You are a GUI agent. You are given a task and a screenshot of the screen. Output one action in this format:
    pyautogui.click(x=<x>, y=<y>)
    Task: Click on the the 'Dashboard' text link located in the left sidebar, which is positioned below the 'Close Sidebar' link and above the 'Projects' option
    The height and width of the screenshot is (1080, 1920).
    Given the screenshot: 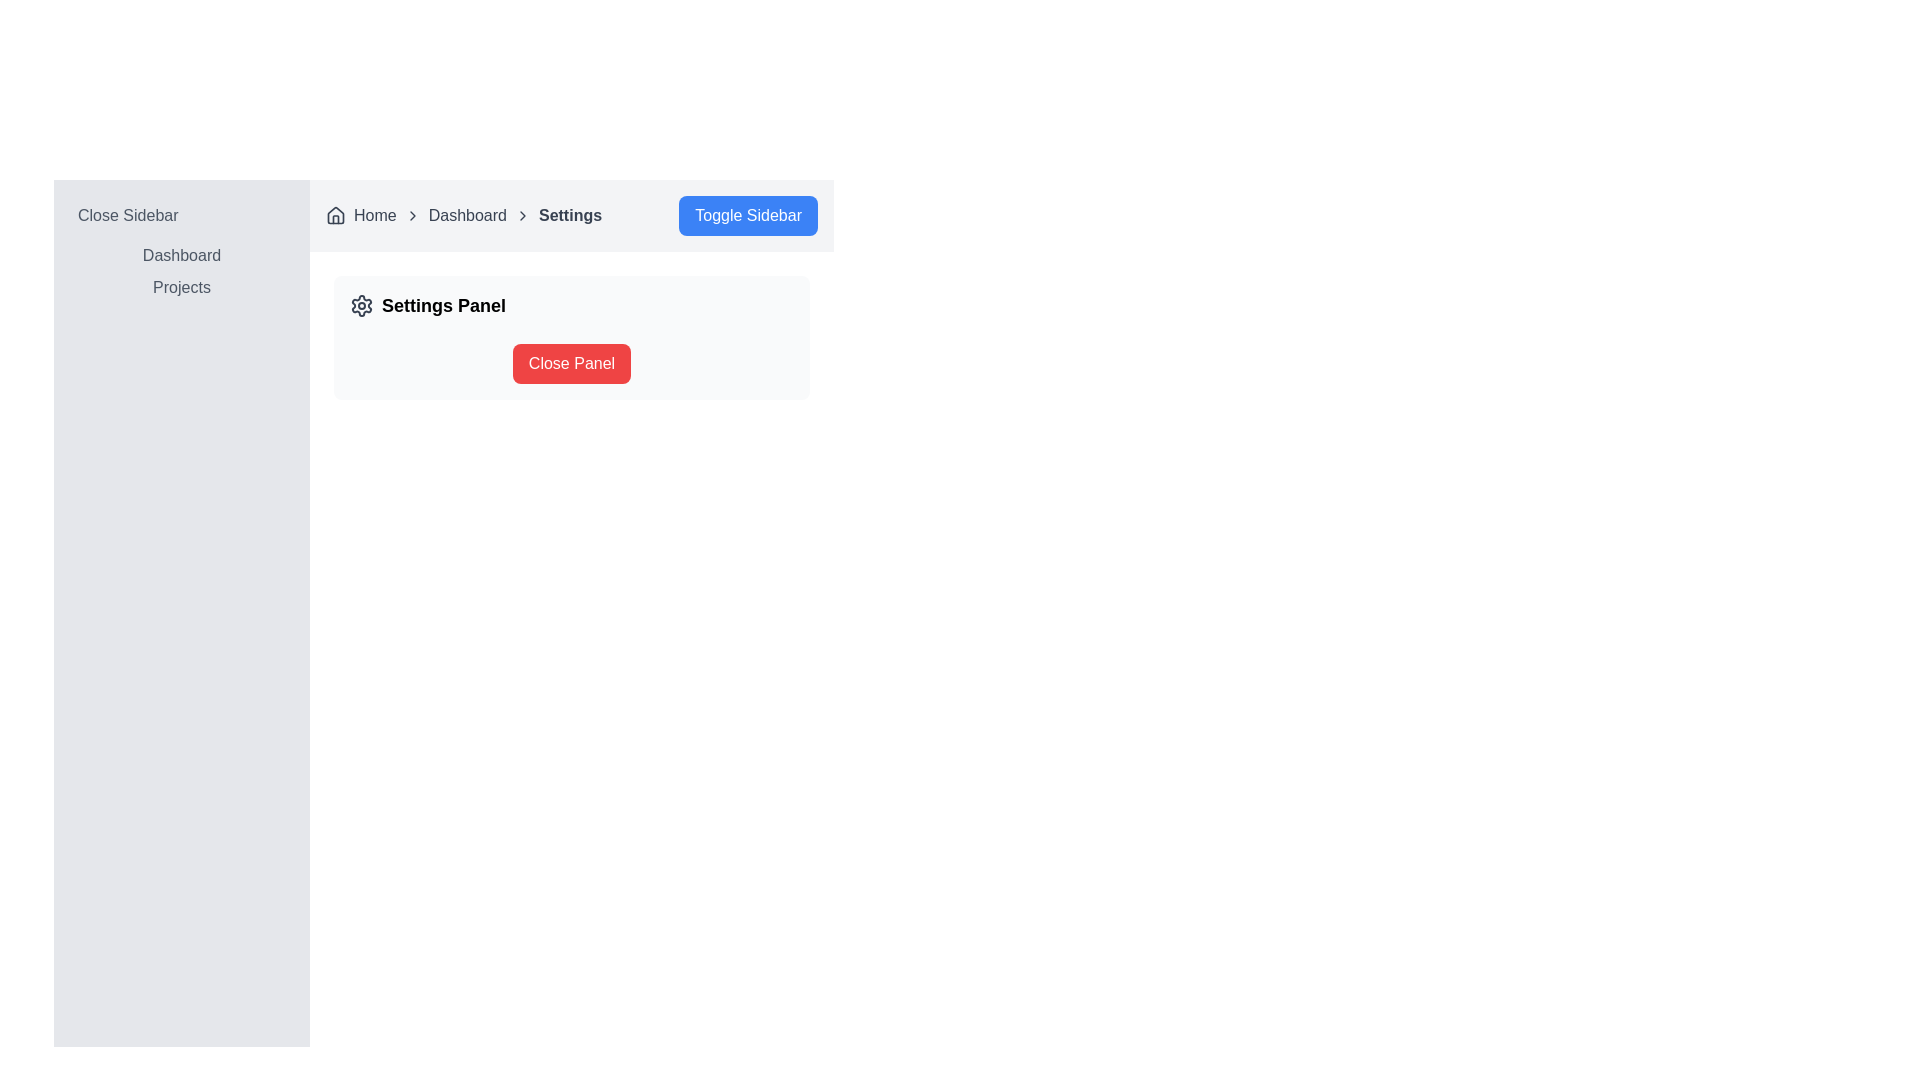 What is the action you would take?
    pyautogui.click(x=182, y=253)
    